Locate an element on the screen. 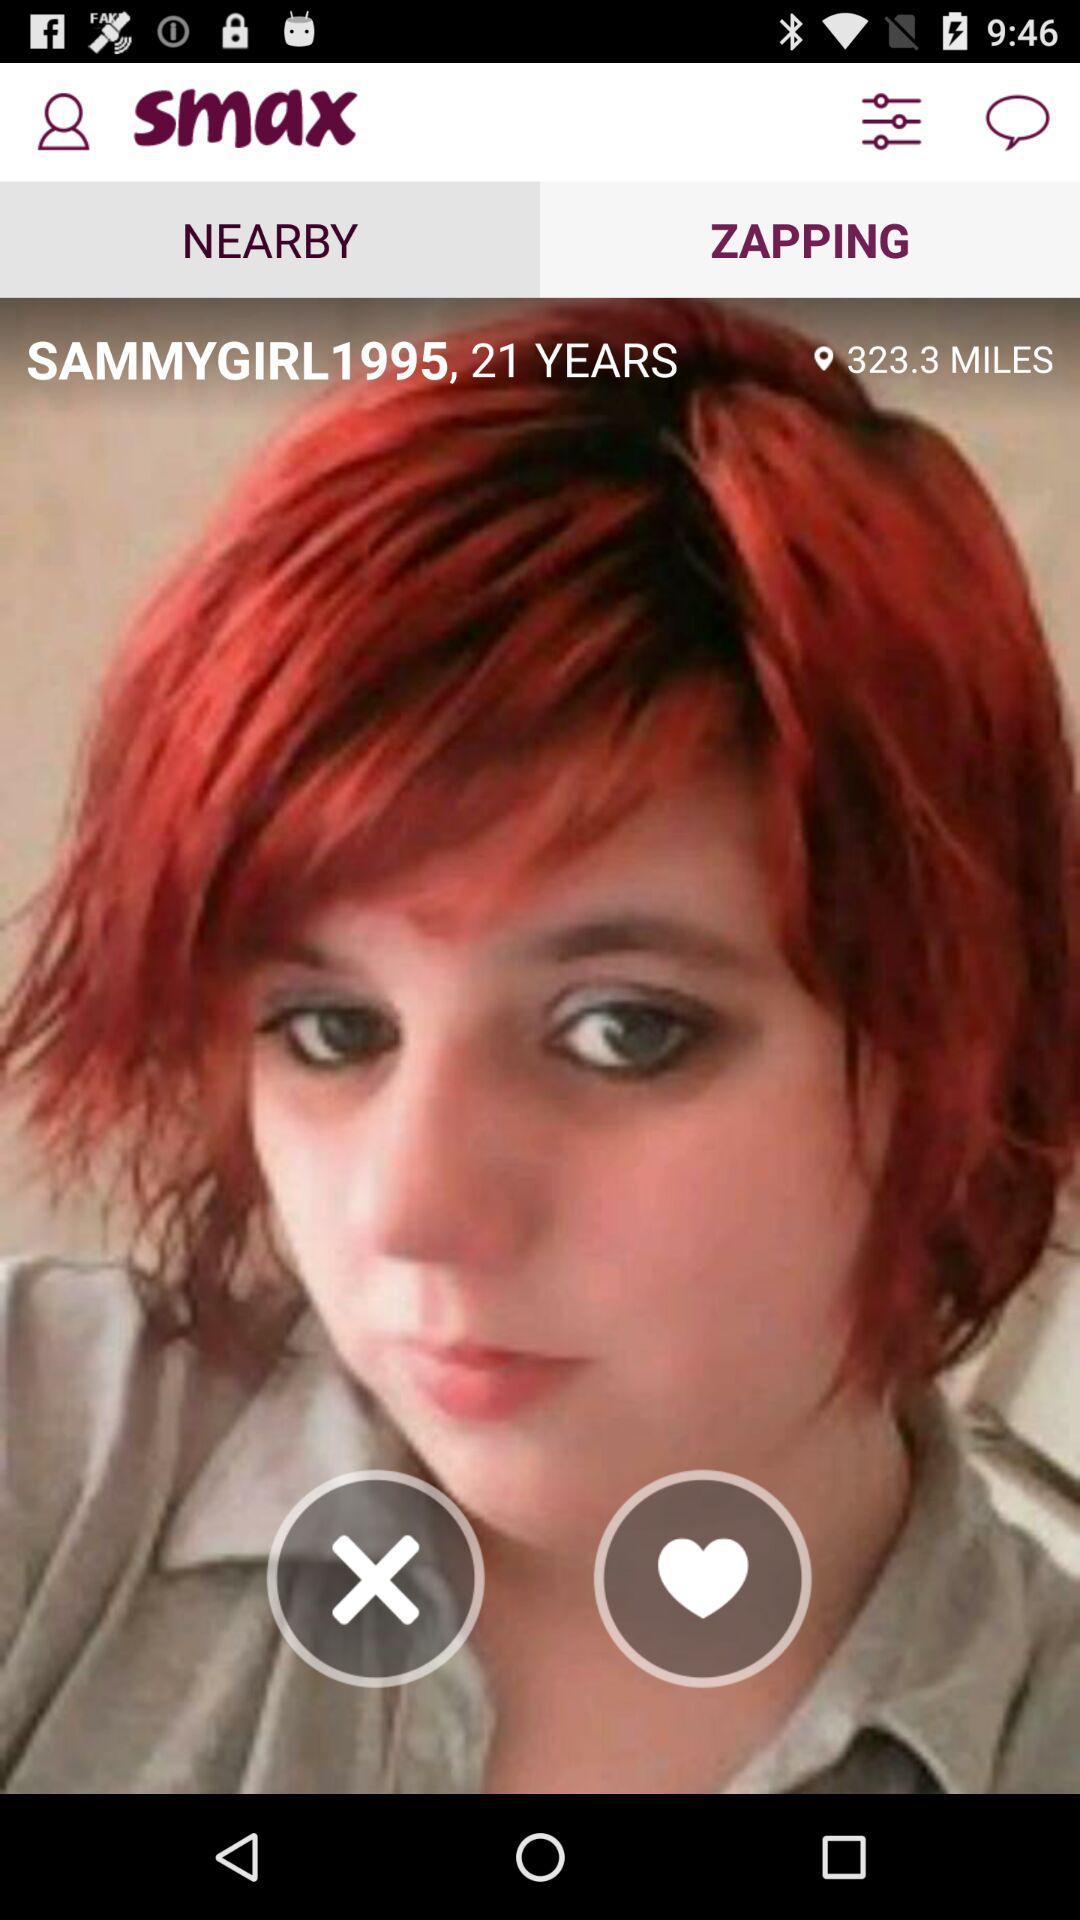  item next to , 21 years is located at coordinates (236, 358).